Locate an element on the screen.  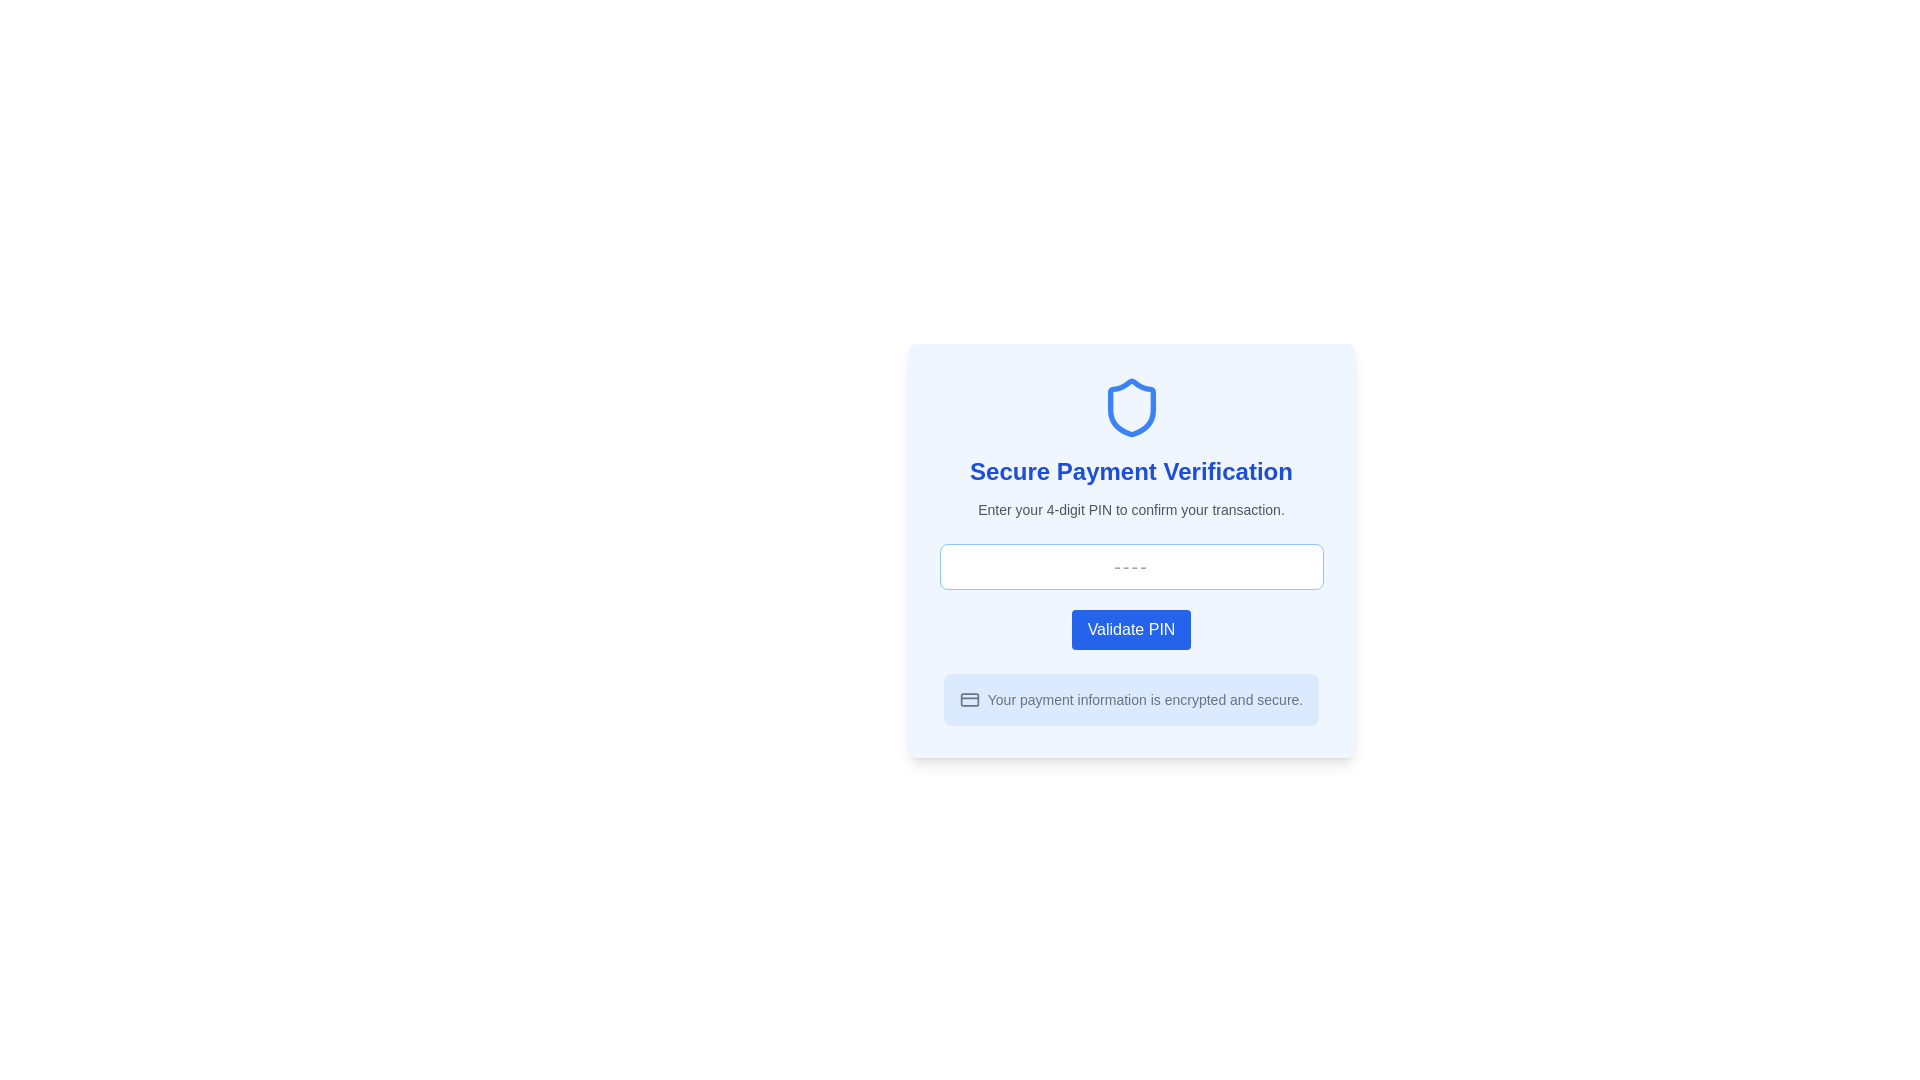
the blue credit card styled vector icon located to the left of the text 'Your payment information is encrypted and secure.' in the notification bar is located at coordinates (969, 698).